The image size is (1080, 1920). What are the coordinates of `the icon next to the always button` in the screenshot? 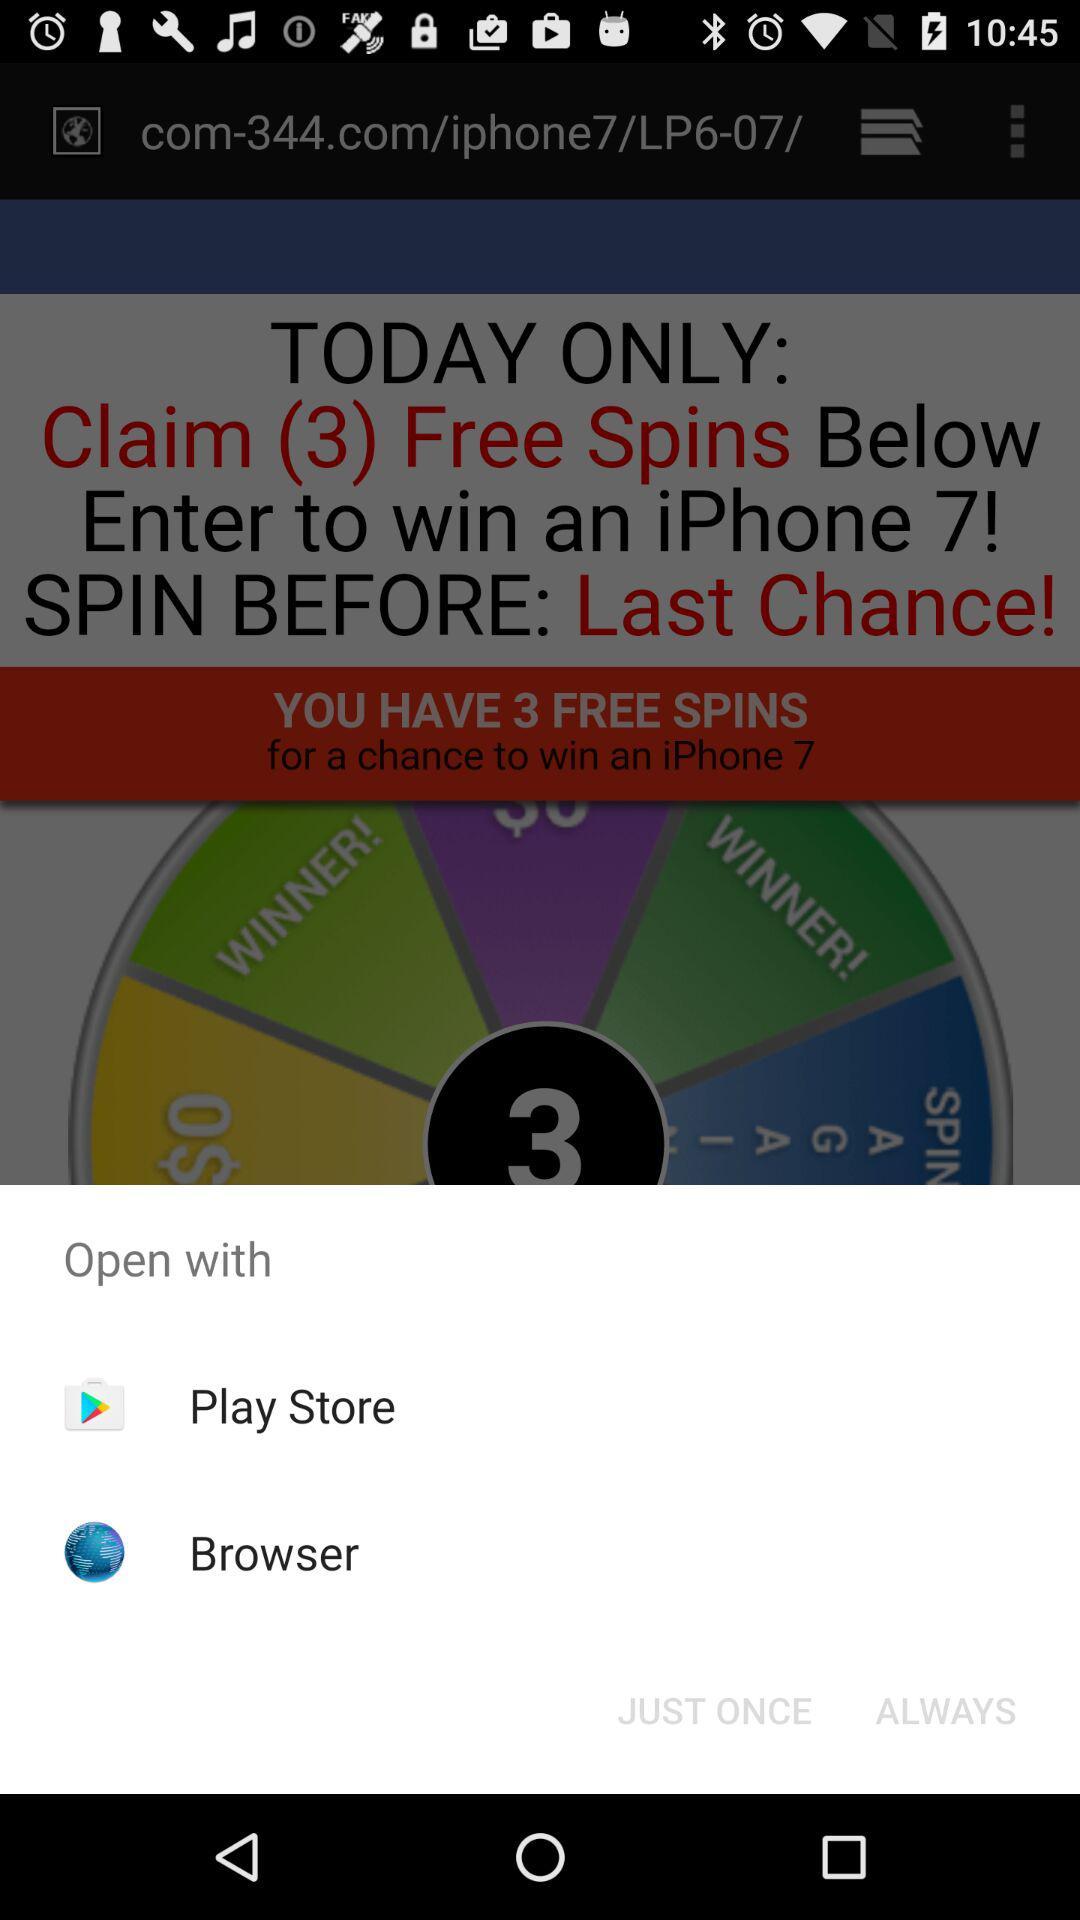 It's located at (713, 1708).